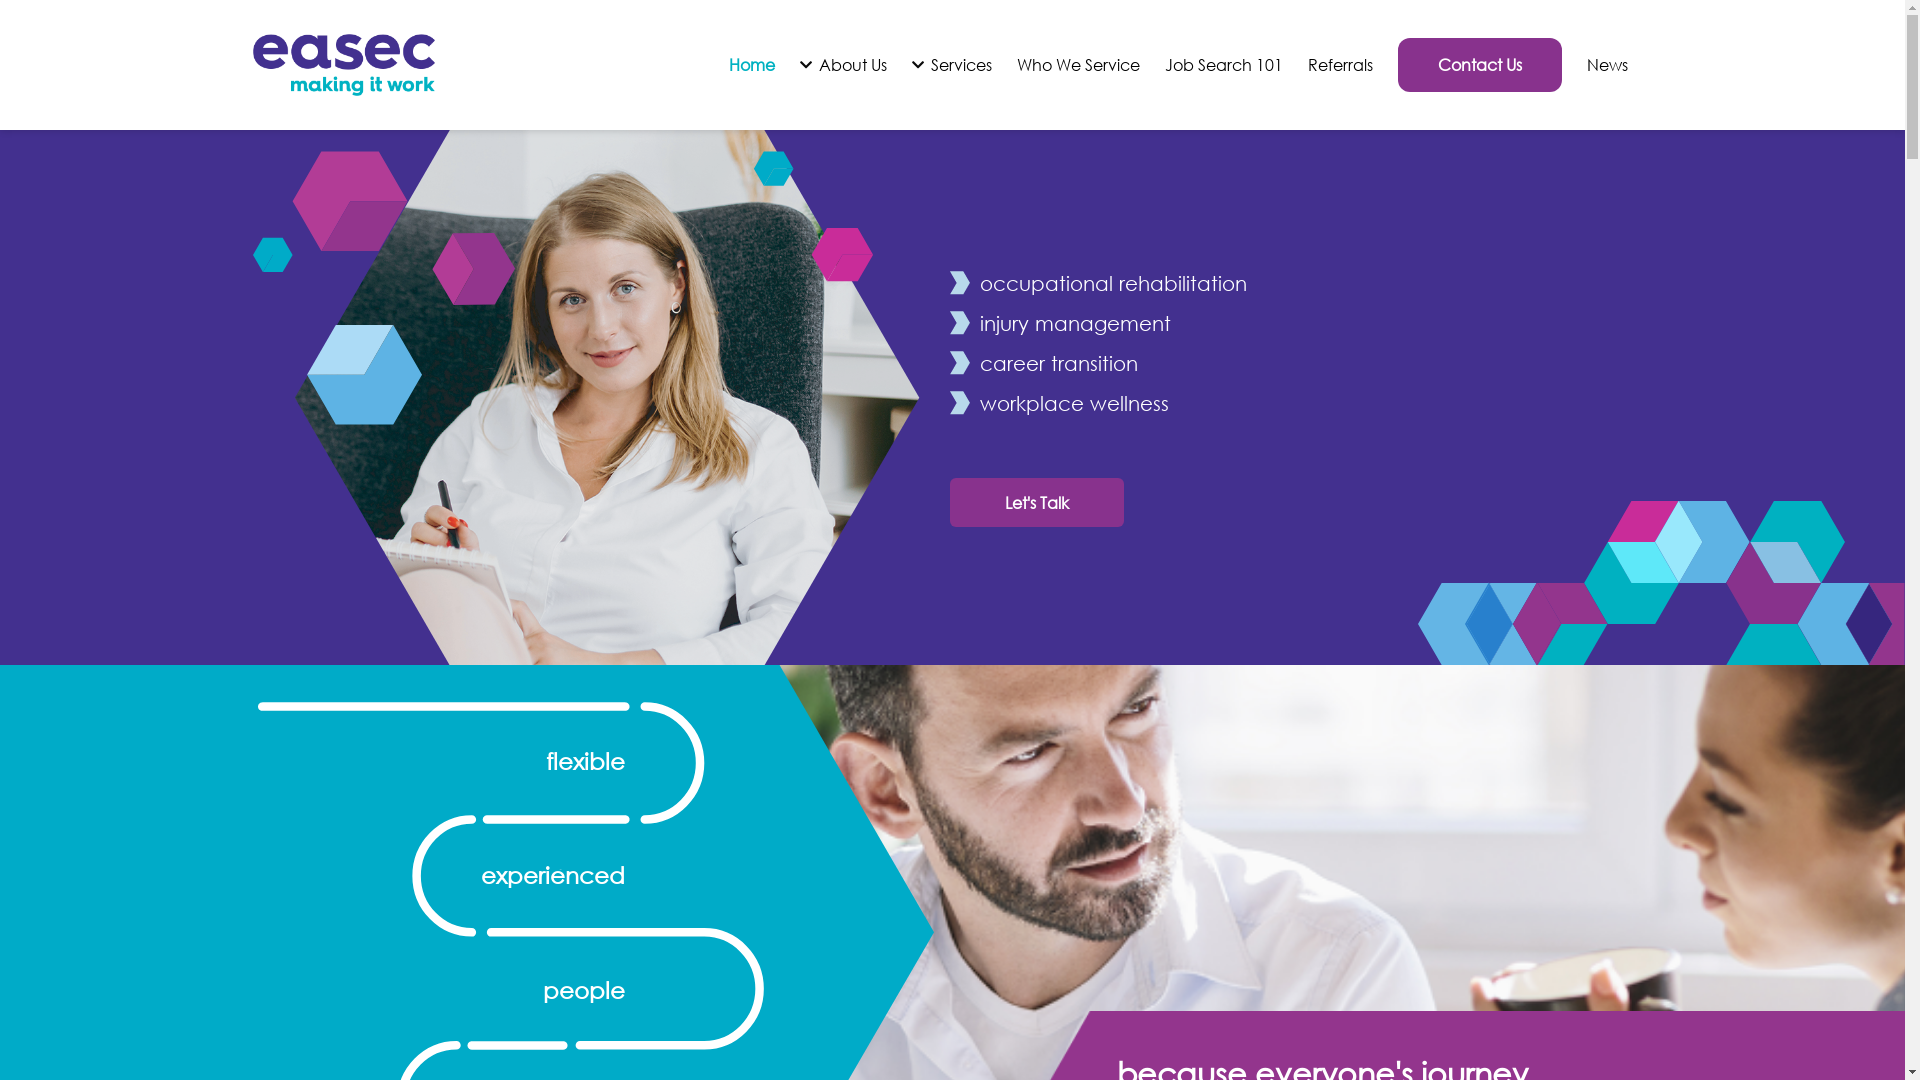 This screenshot has width=1920, height=1080. I want to click on 'Referrals', so click(1340, 64).